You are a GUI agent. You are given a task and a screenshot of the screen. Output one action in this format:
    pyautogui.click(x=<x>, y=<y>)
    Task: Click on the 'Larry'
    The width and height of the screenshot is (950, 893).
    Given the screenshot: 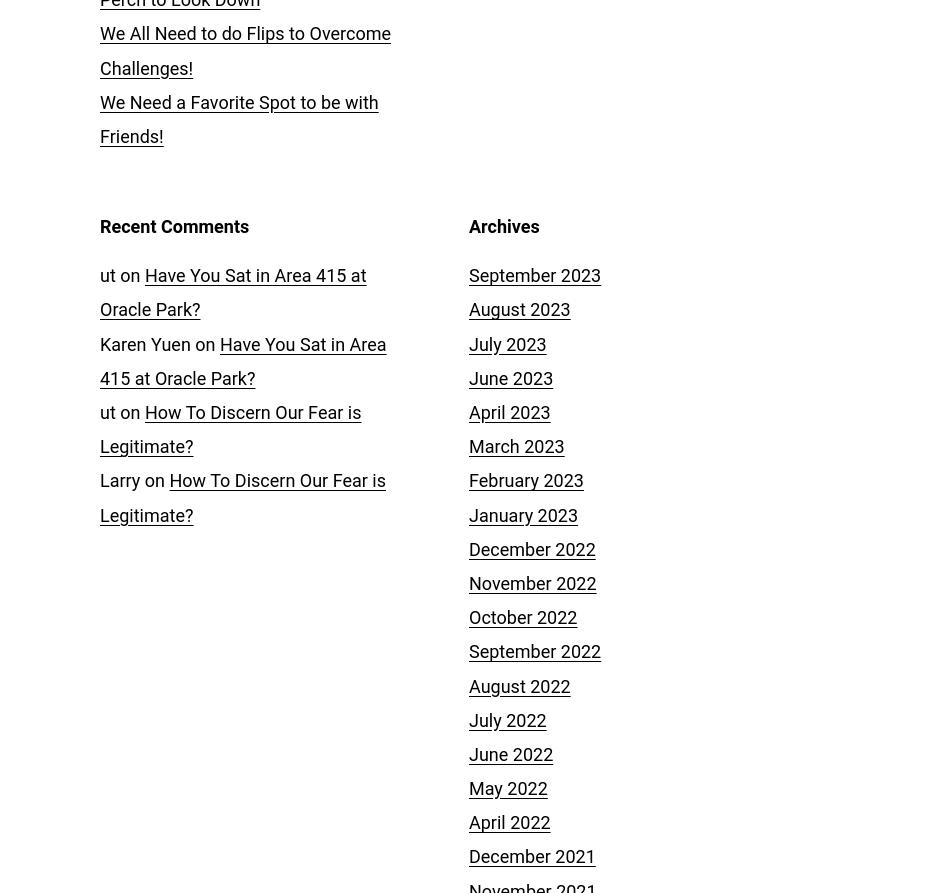 What is the action you would take?
    pyautogui.click(x=119, y=479)
    